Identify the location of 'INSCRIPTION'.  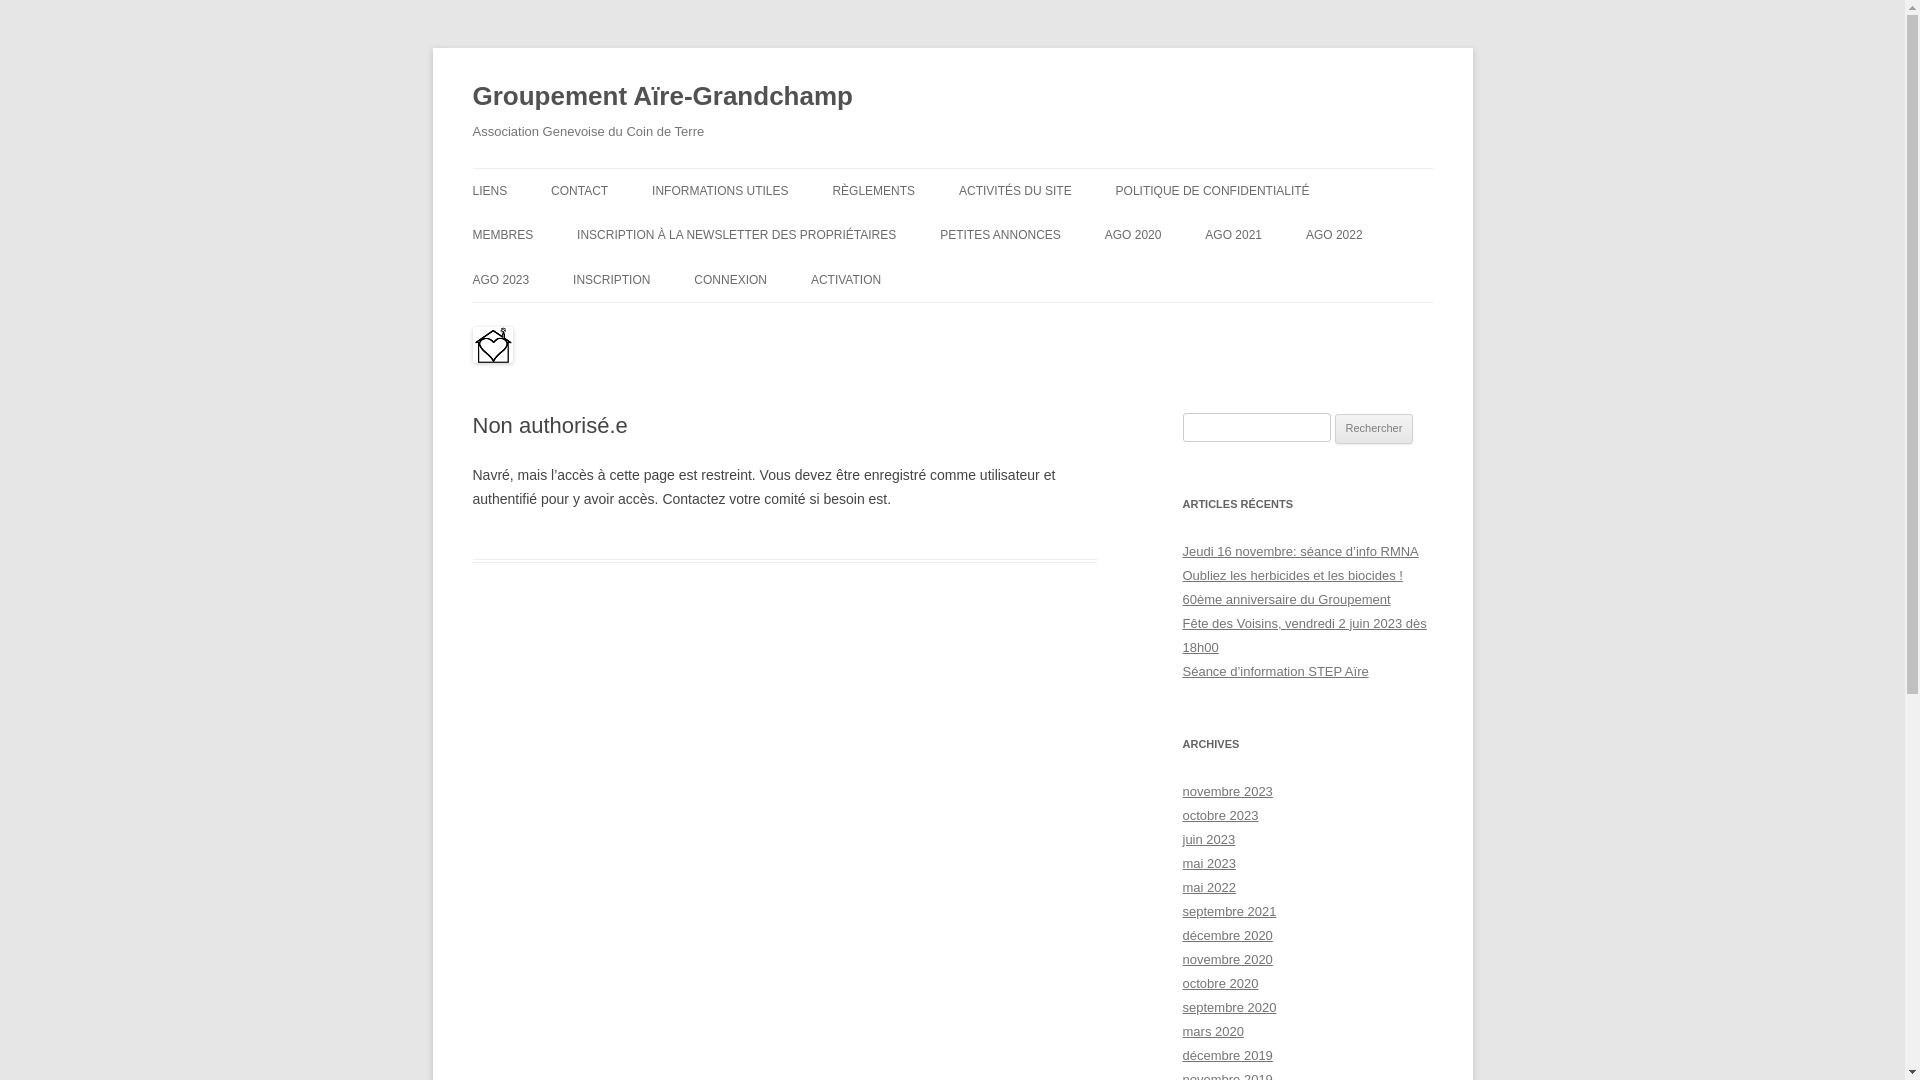
(610, 280).